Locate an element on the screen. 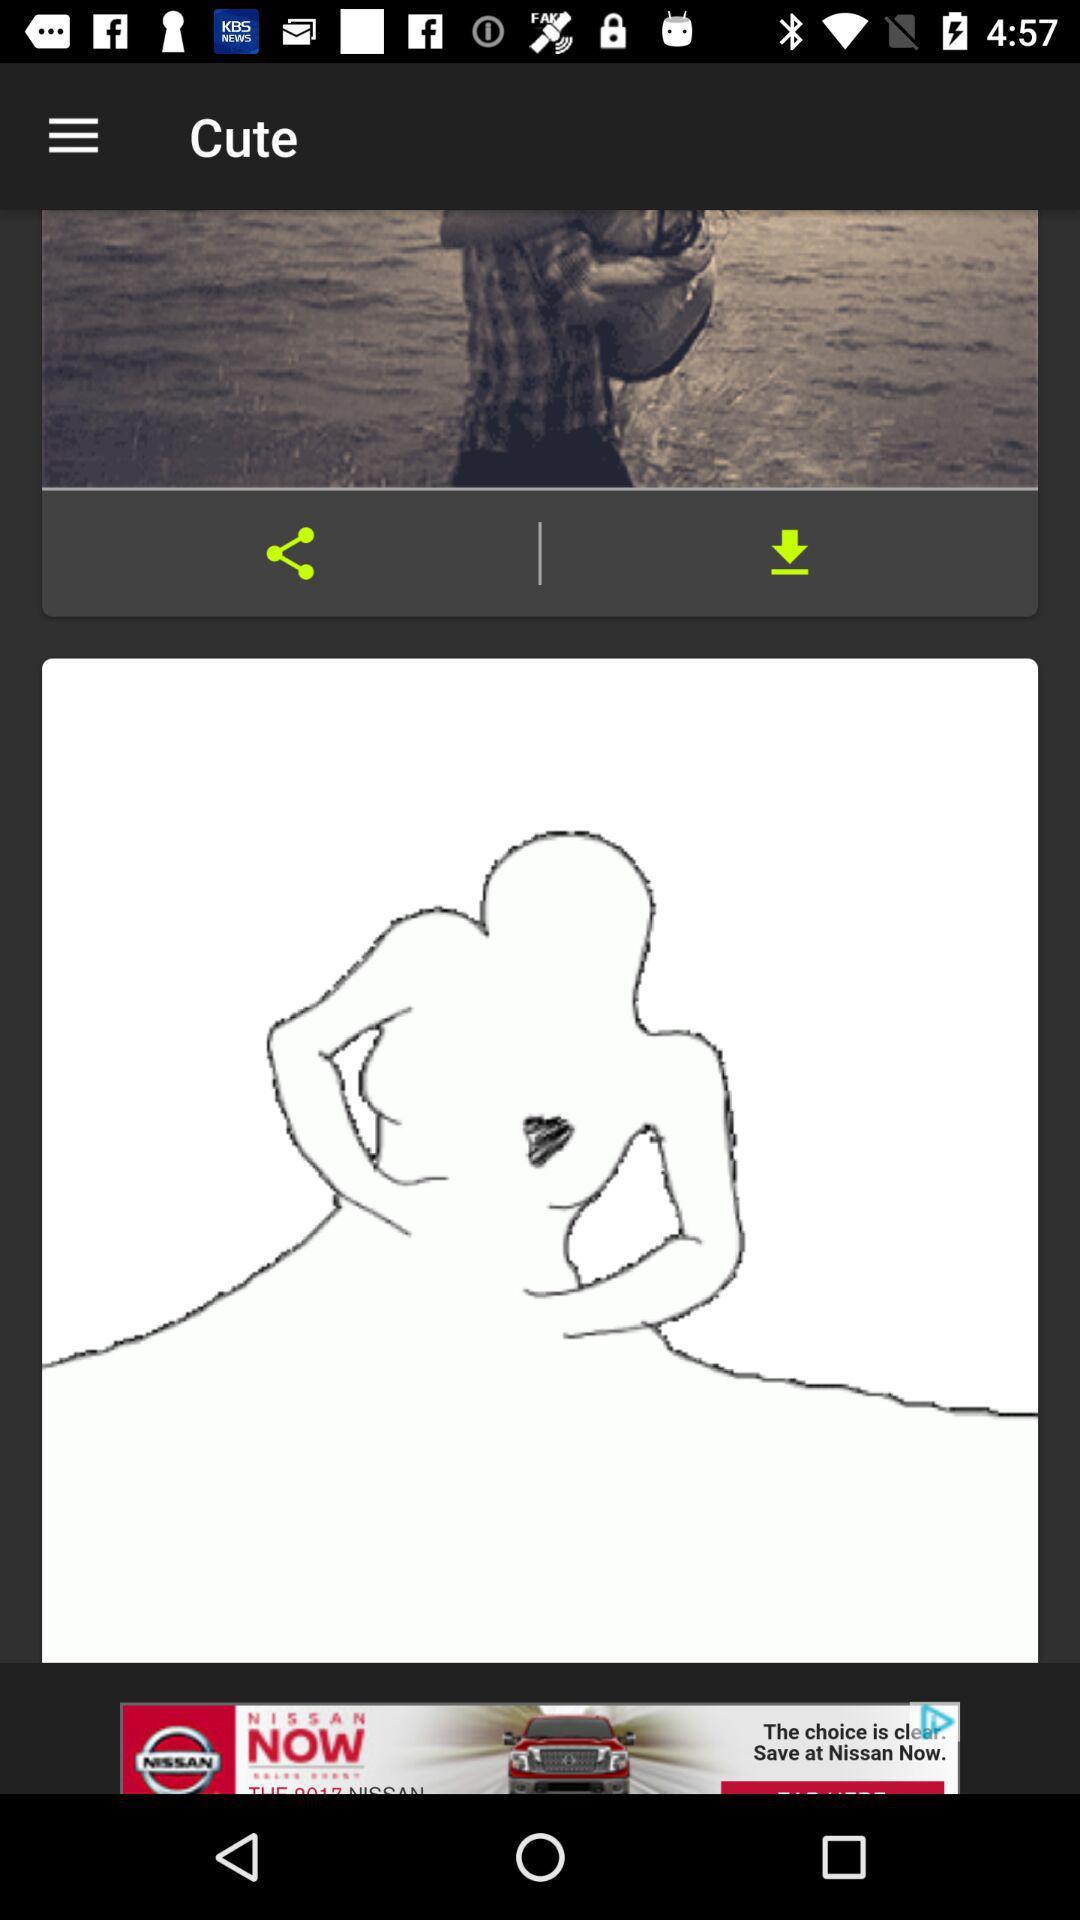  share is located at coordinates (290, 553).